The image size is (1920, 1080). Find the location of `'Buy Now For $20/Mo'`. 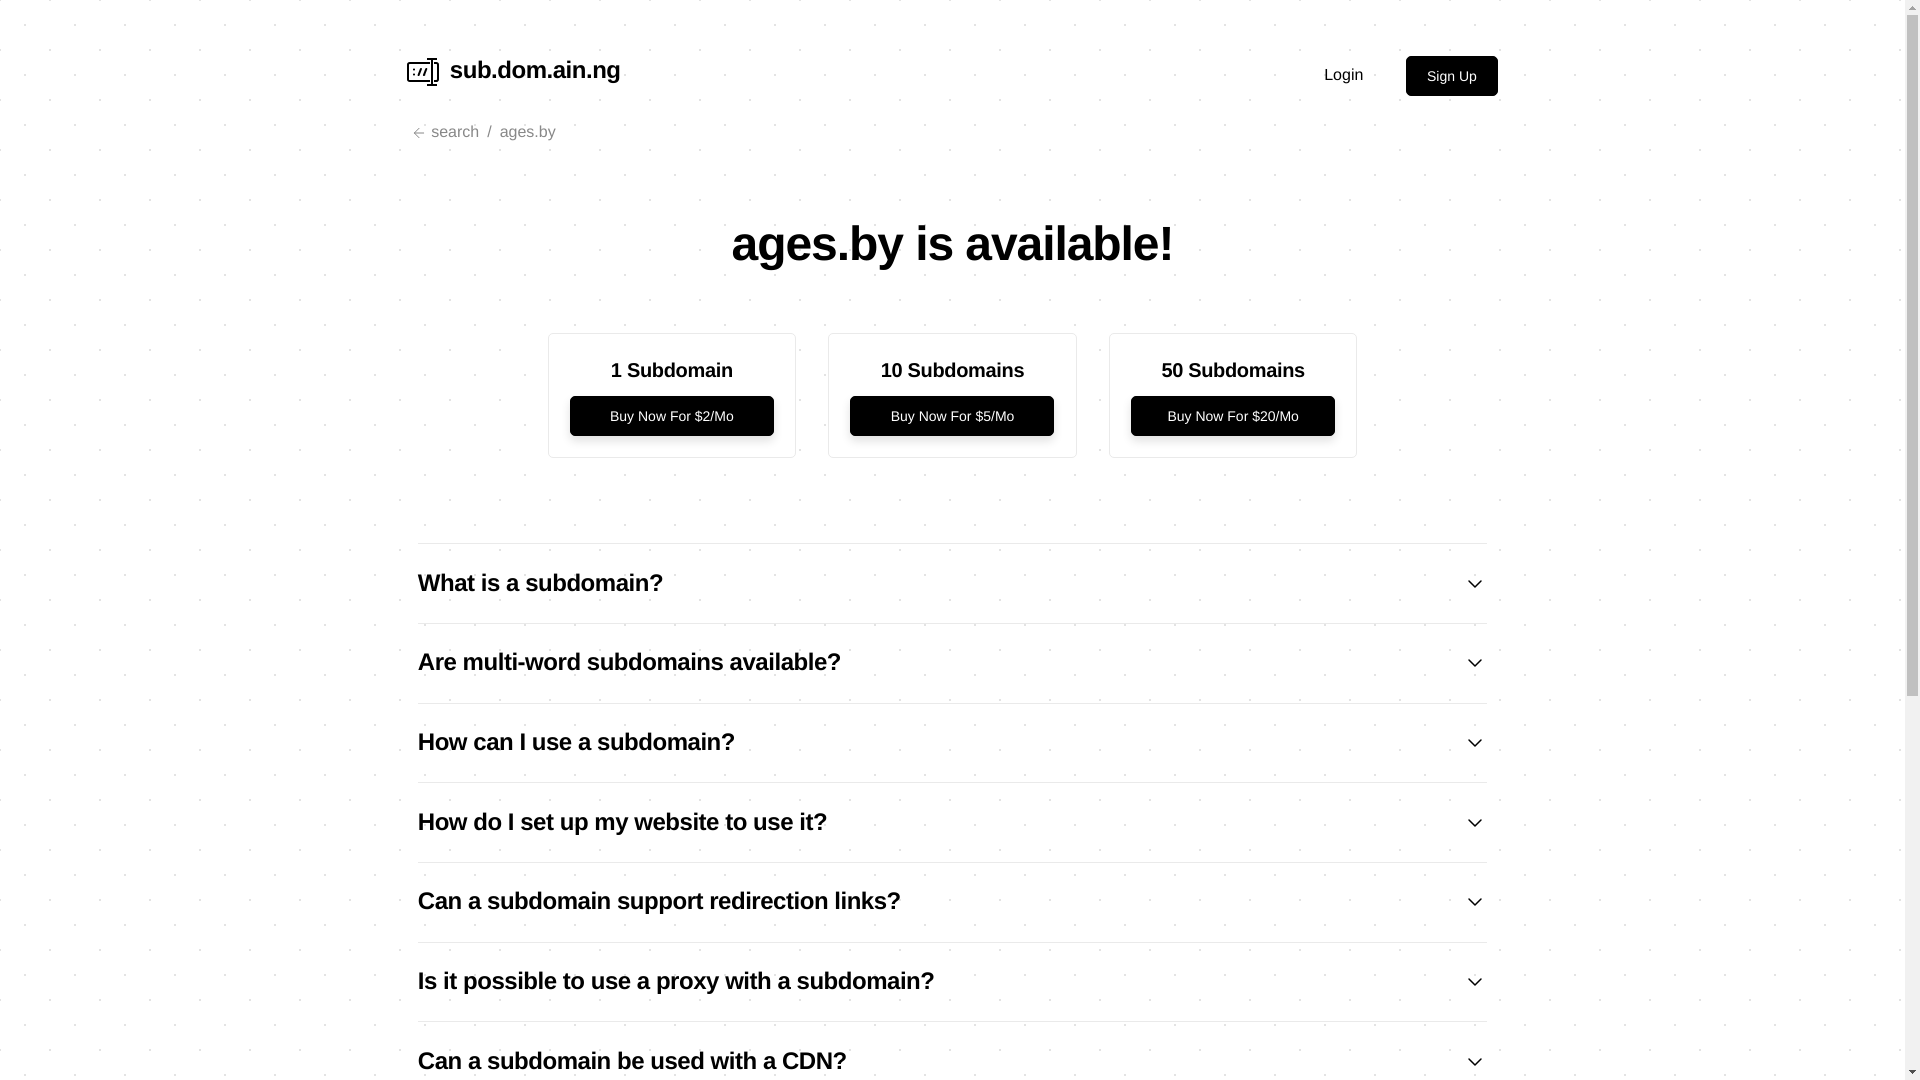

'Buy Now For $20/Mo' is located at coordinates (1232, 415).